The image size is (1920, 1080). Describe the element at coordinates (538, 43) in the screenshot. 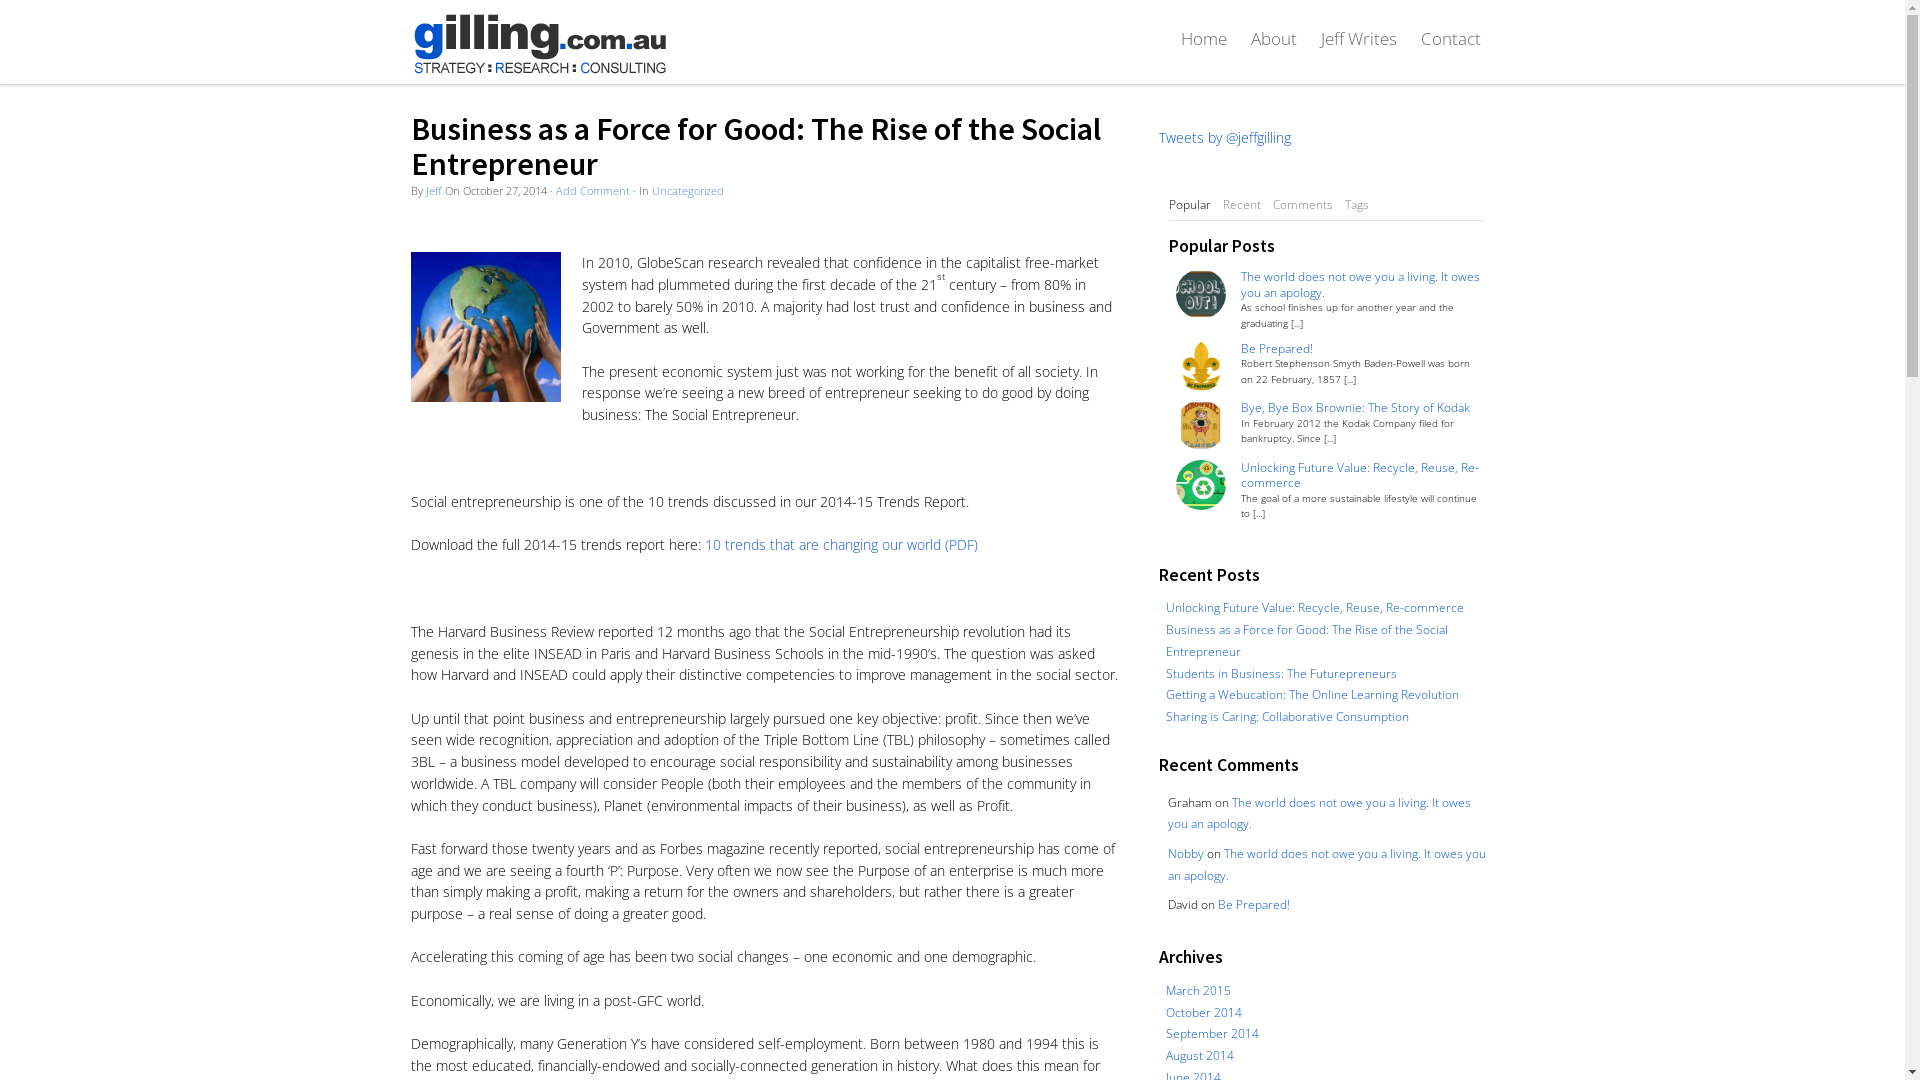

I see `'gilling.com.au'` at that location.